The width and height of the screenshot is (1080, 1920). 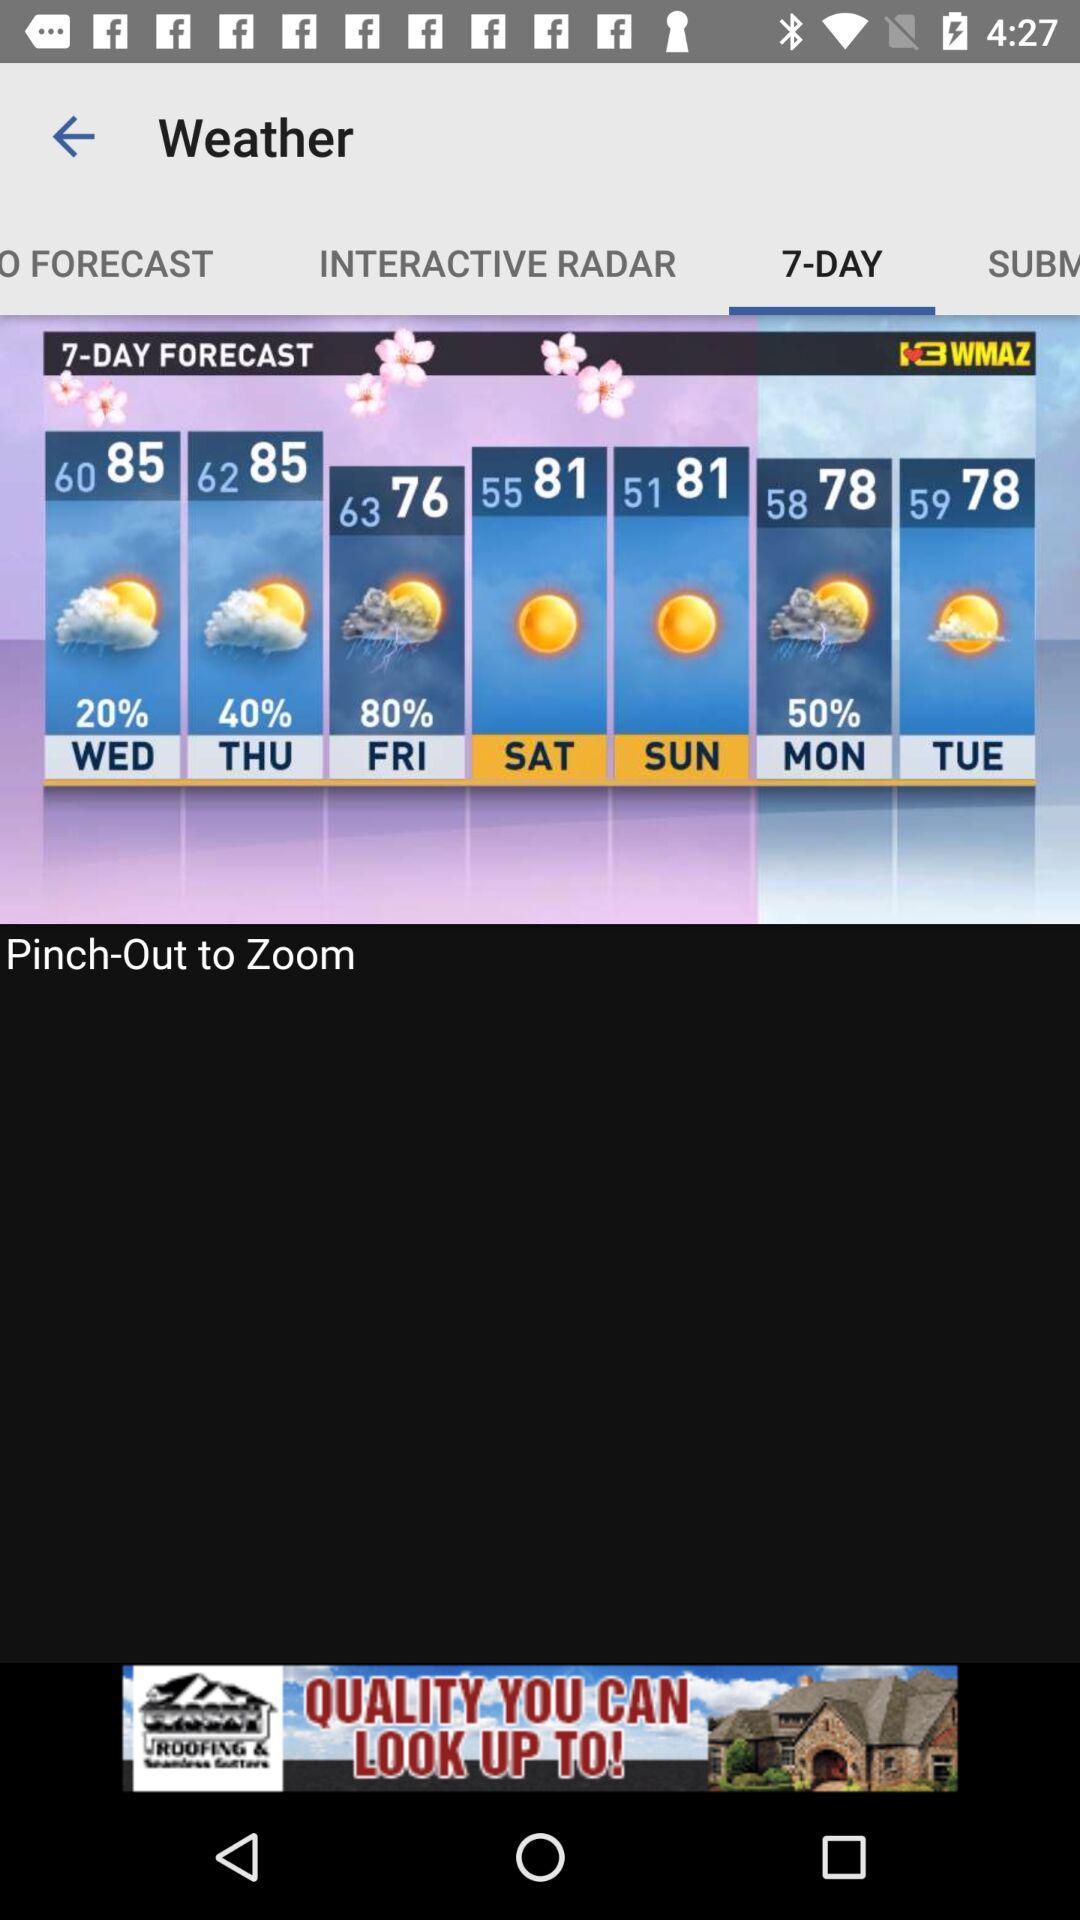 What do you see at coordinates (540, 988) in the screenshot?
I see `expand image` at bounding box center [540, 988].